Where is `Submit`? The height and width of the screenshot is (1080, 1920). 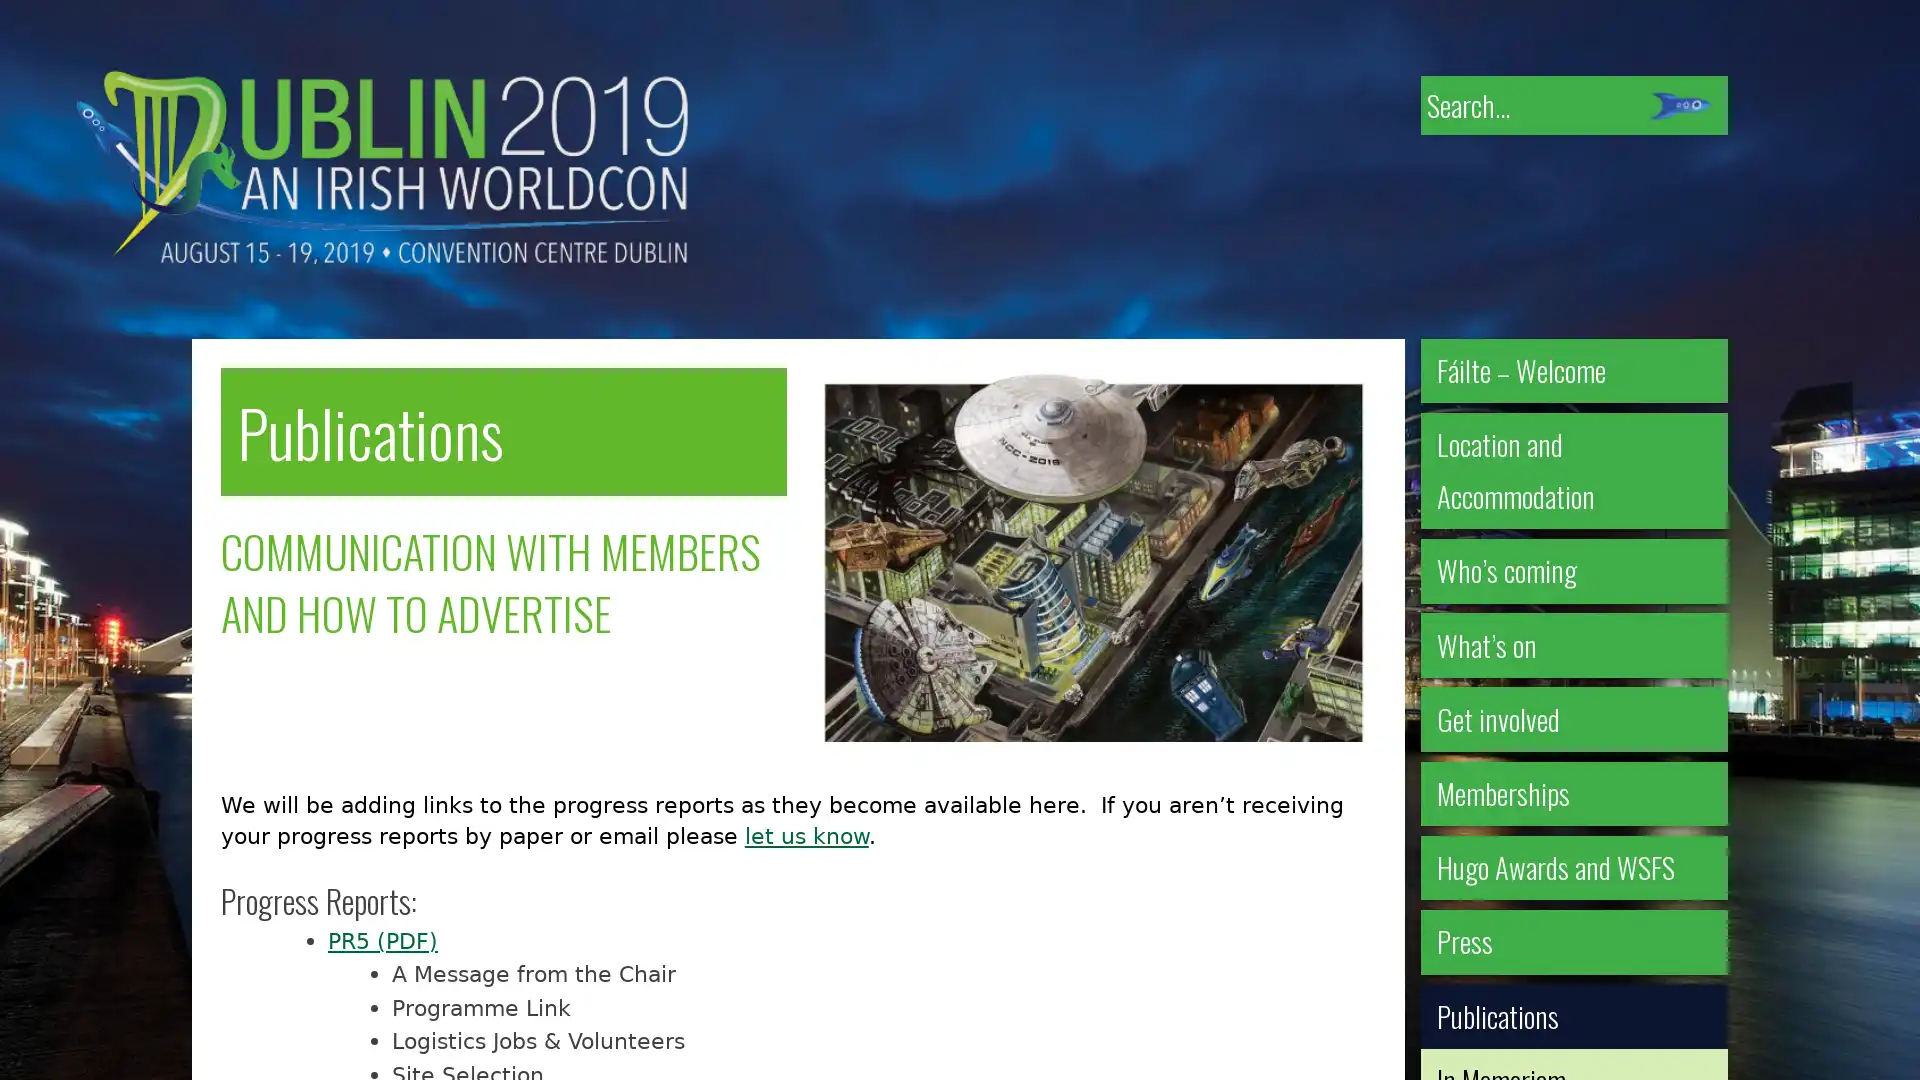 Submit is located at coordinates (1680, 106).